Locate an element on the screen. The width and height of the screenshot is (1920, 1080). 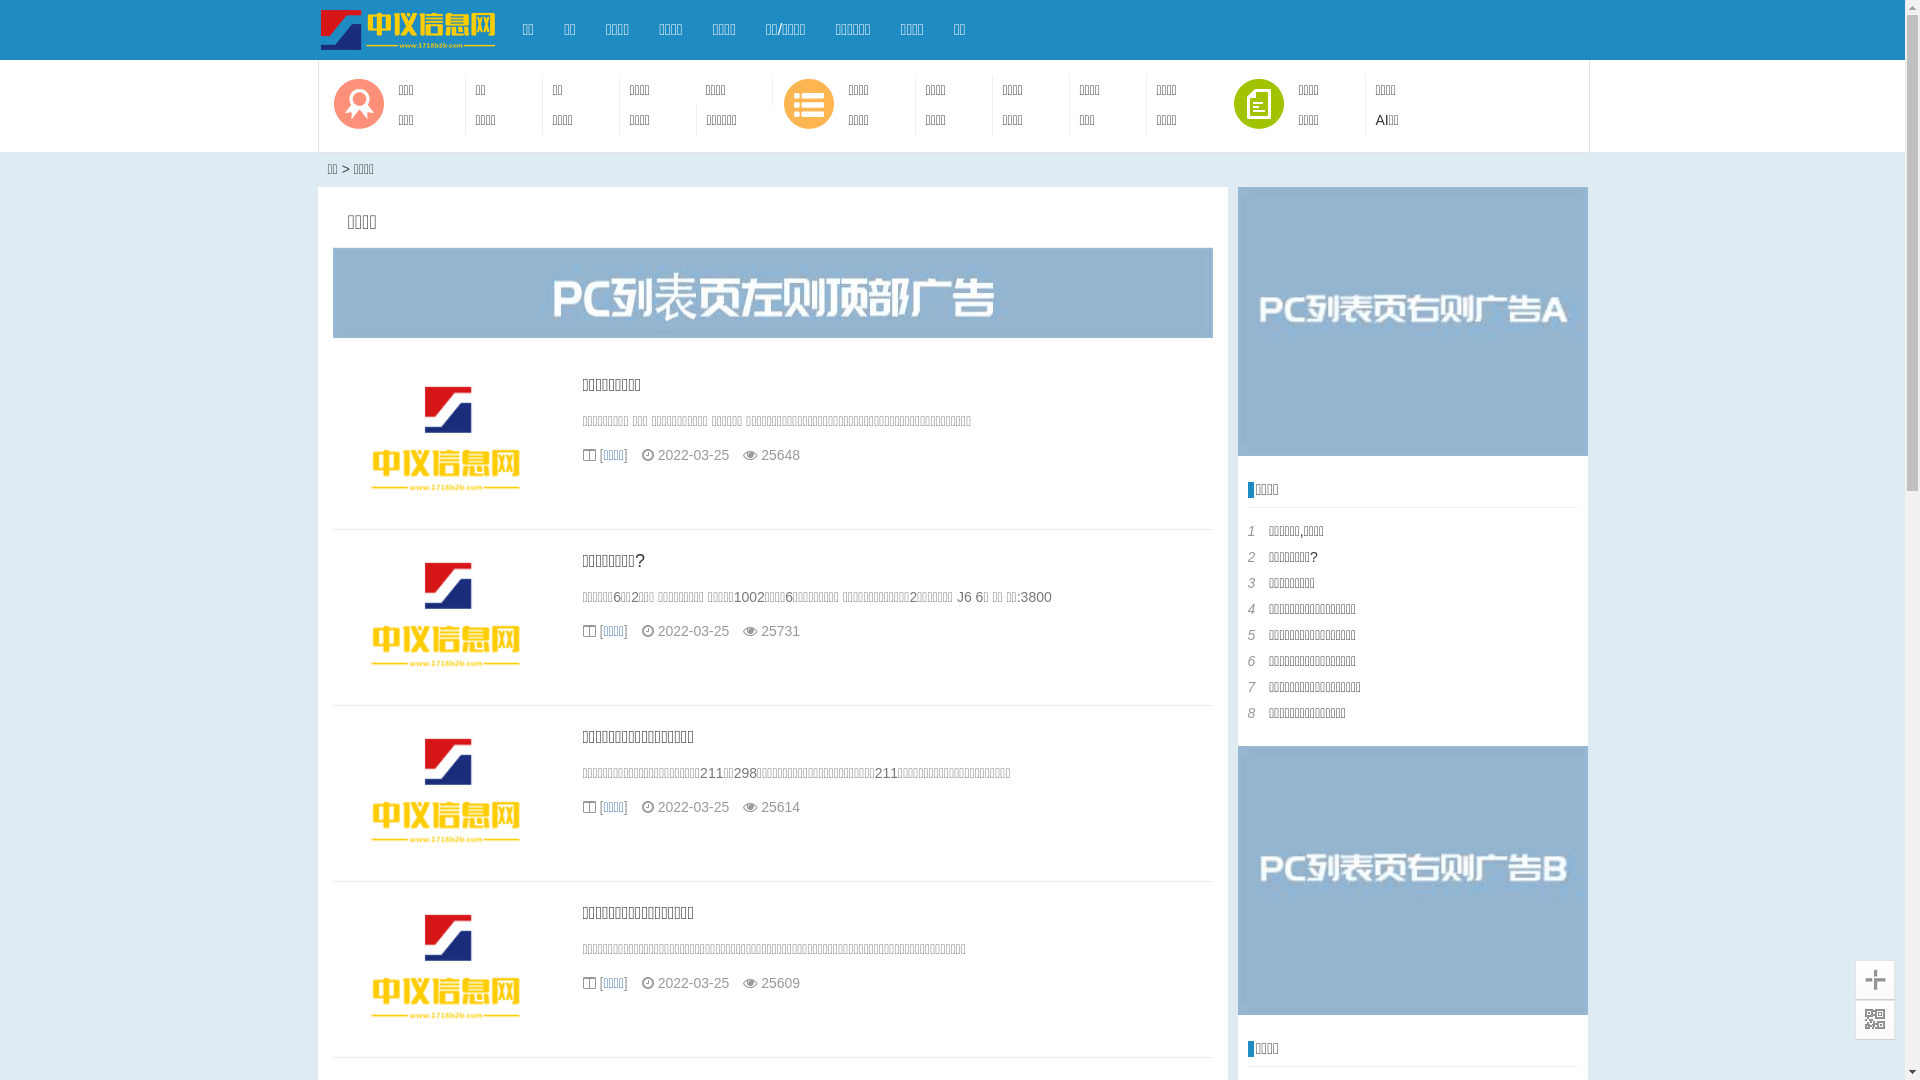
'QR Code' is located at coordinates (1874, 1019).